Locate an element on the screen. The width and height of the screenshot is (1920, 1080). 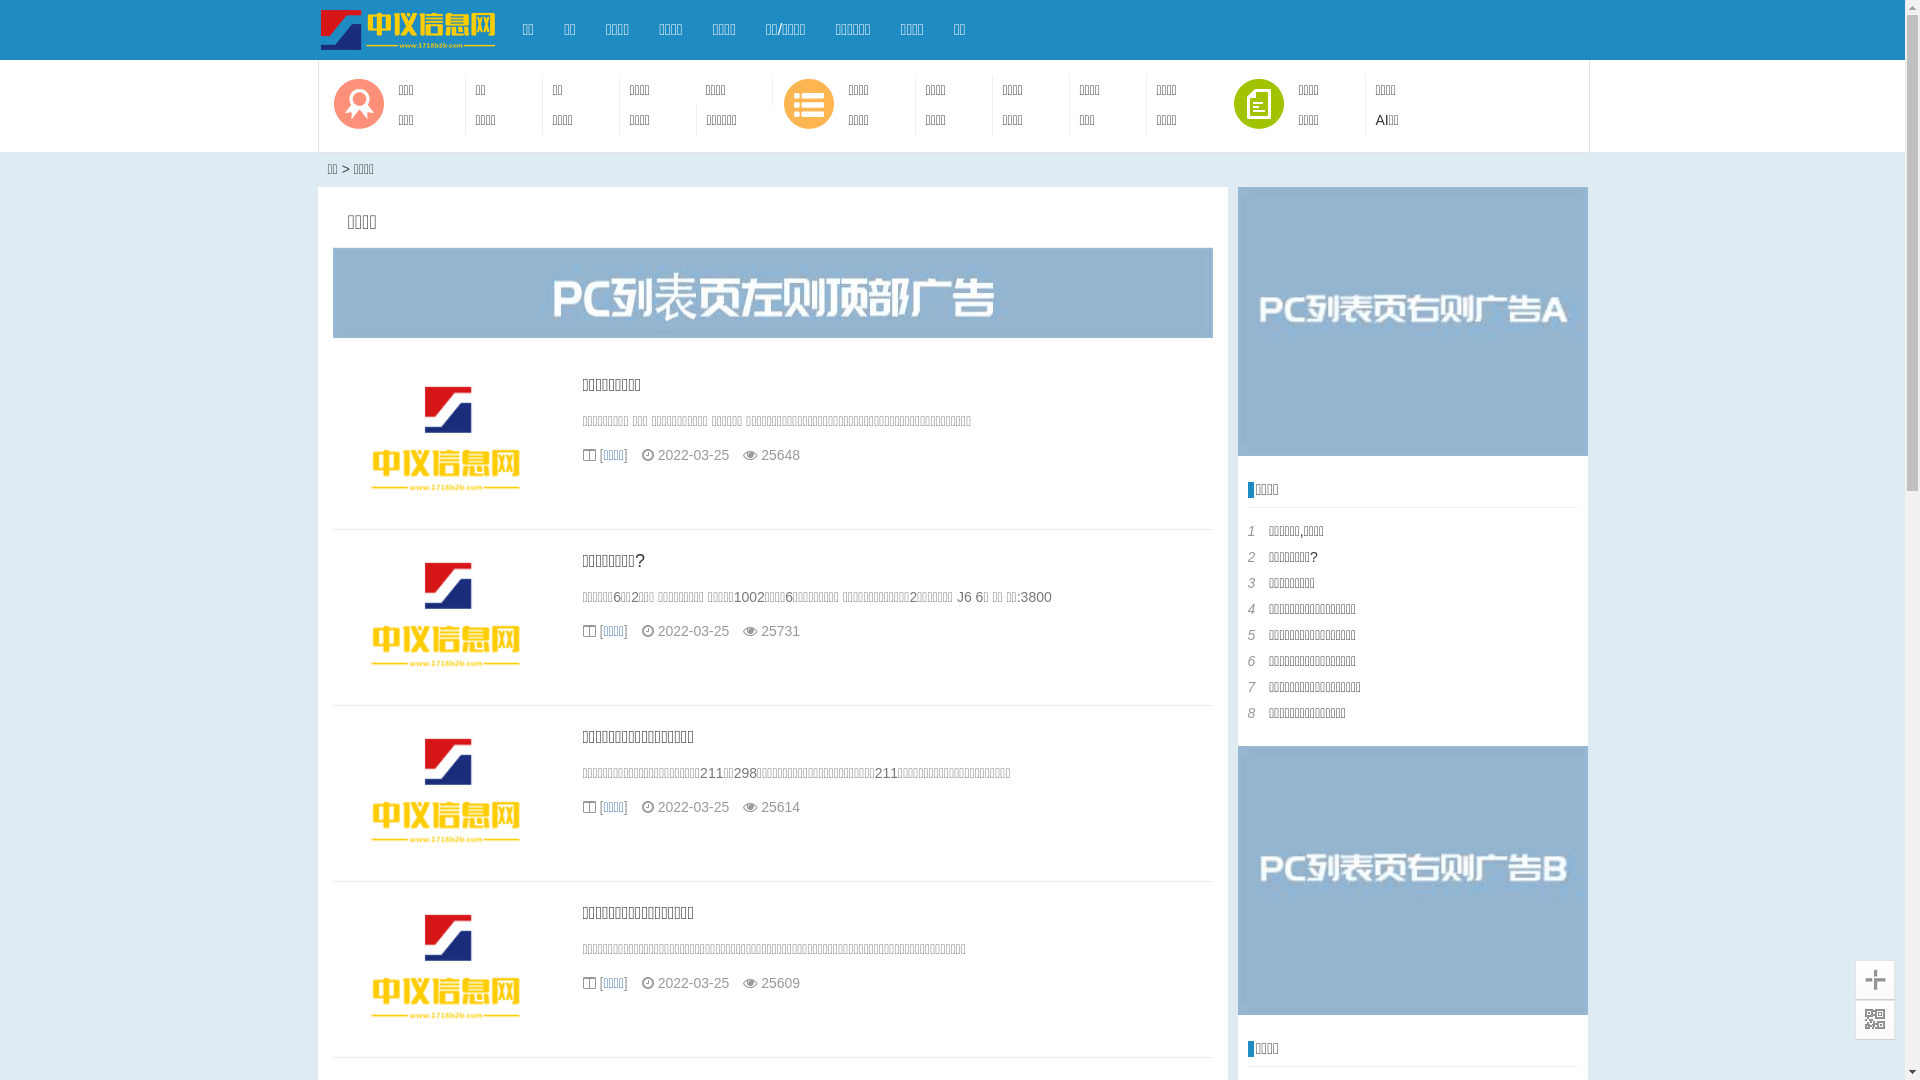
'QR Code' is located at coordinates (1874, 1019).